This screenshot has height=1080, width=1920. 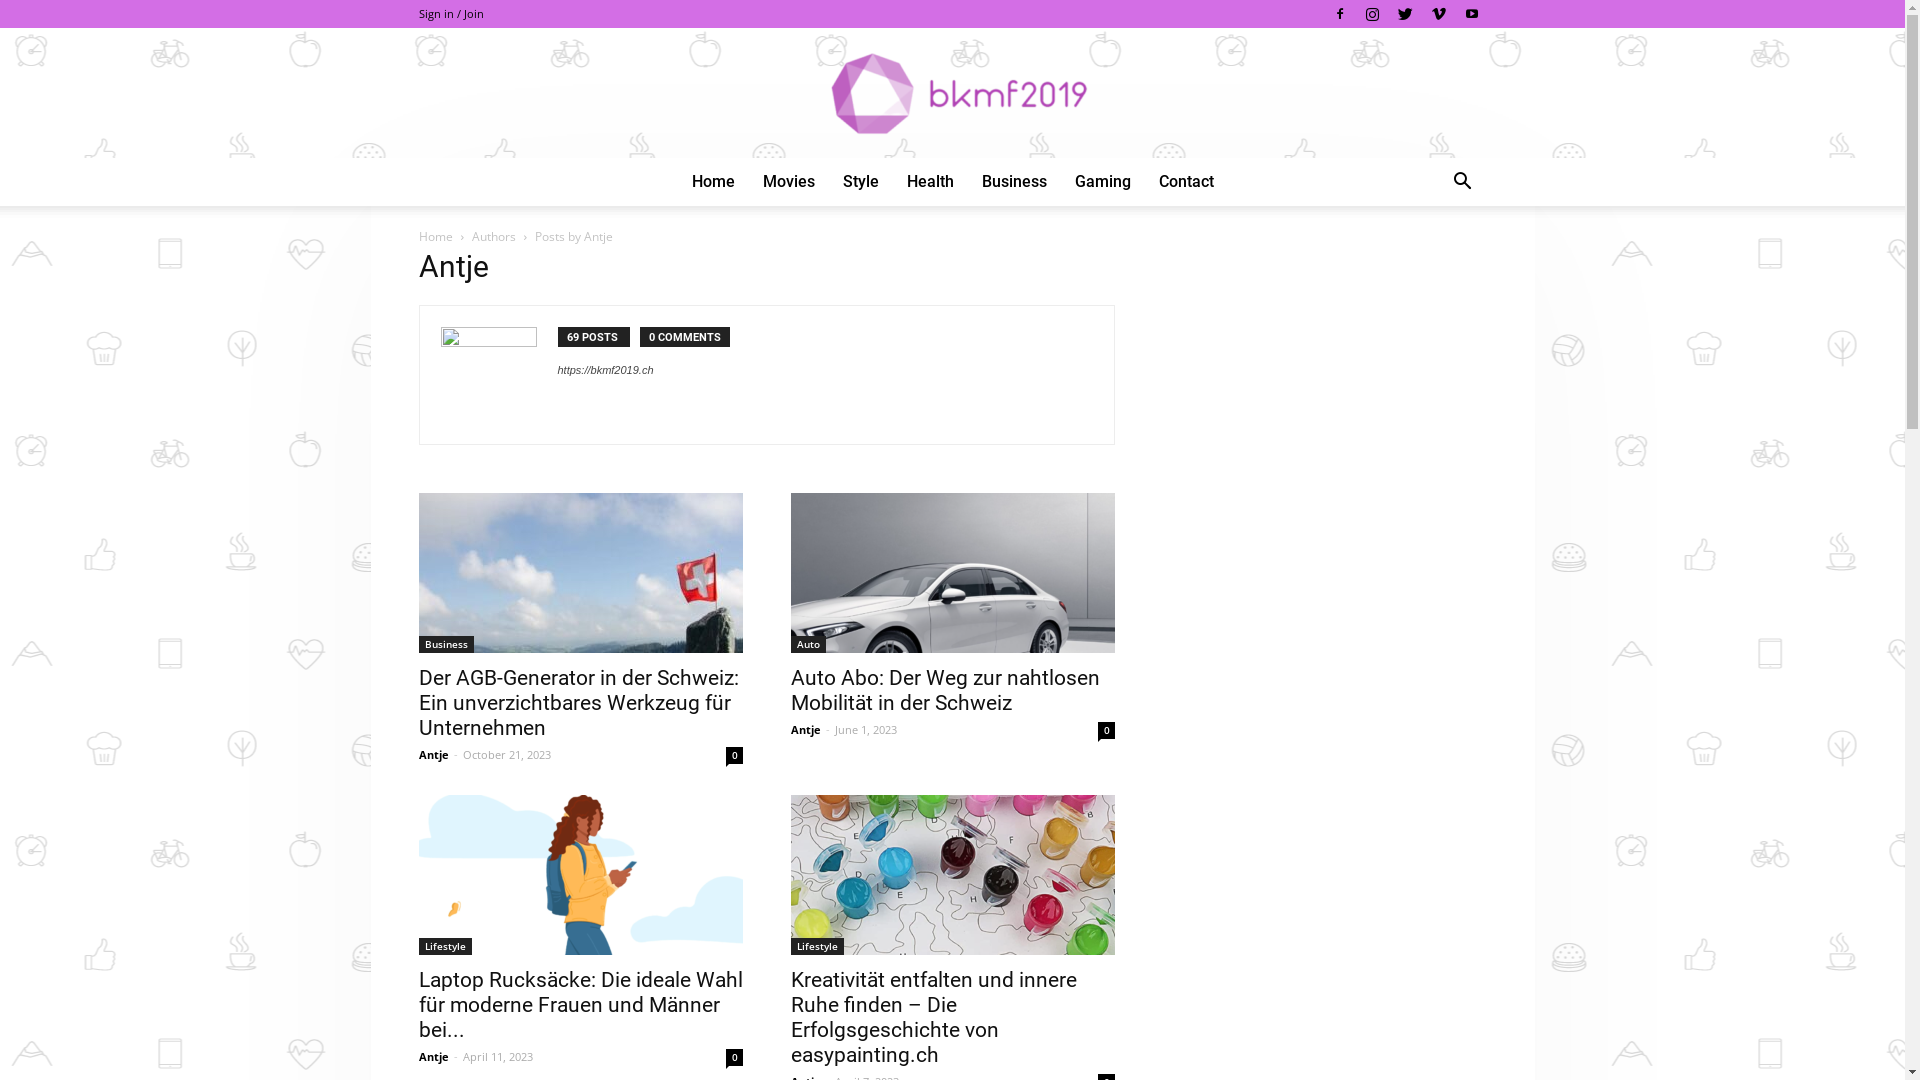 I want to click on 'Bkmf2019', so click(x=951, y=94).